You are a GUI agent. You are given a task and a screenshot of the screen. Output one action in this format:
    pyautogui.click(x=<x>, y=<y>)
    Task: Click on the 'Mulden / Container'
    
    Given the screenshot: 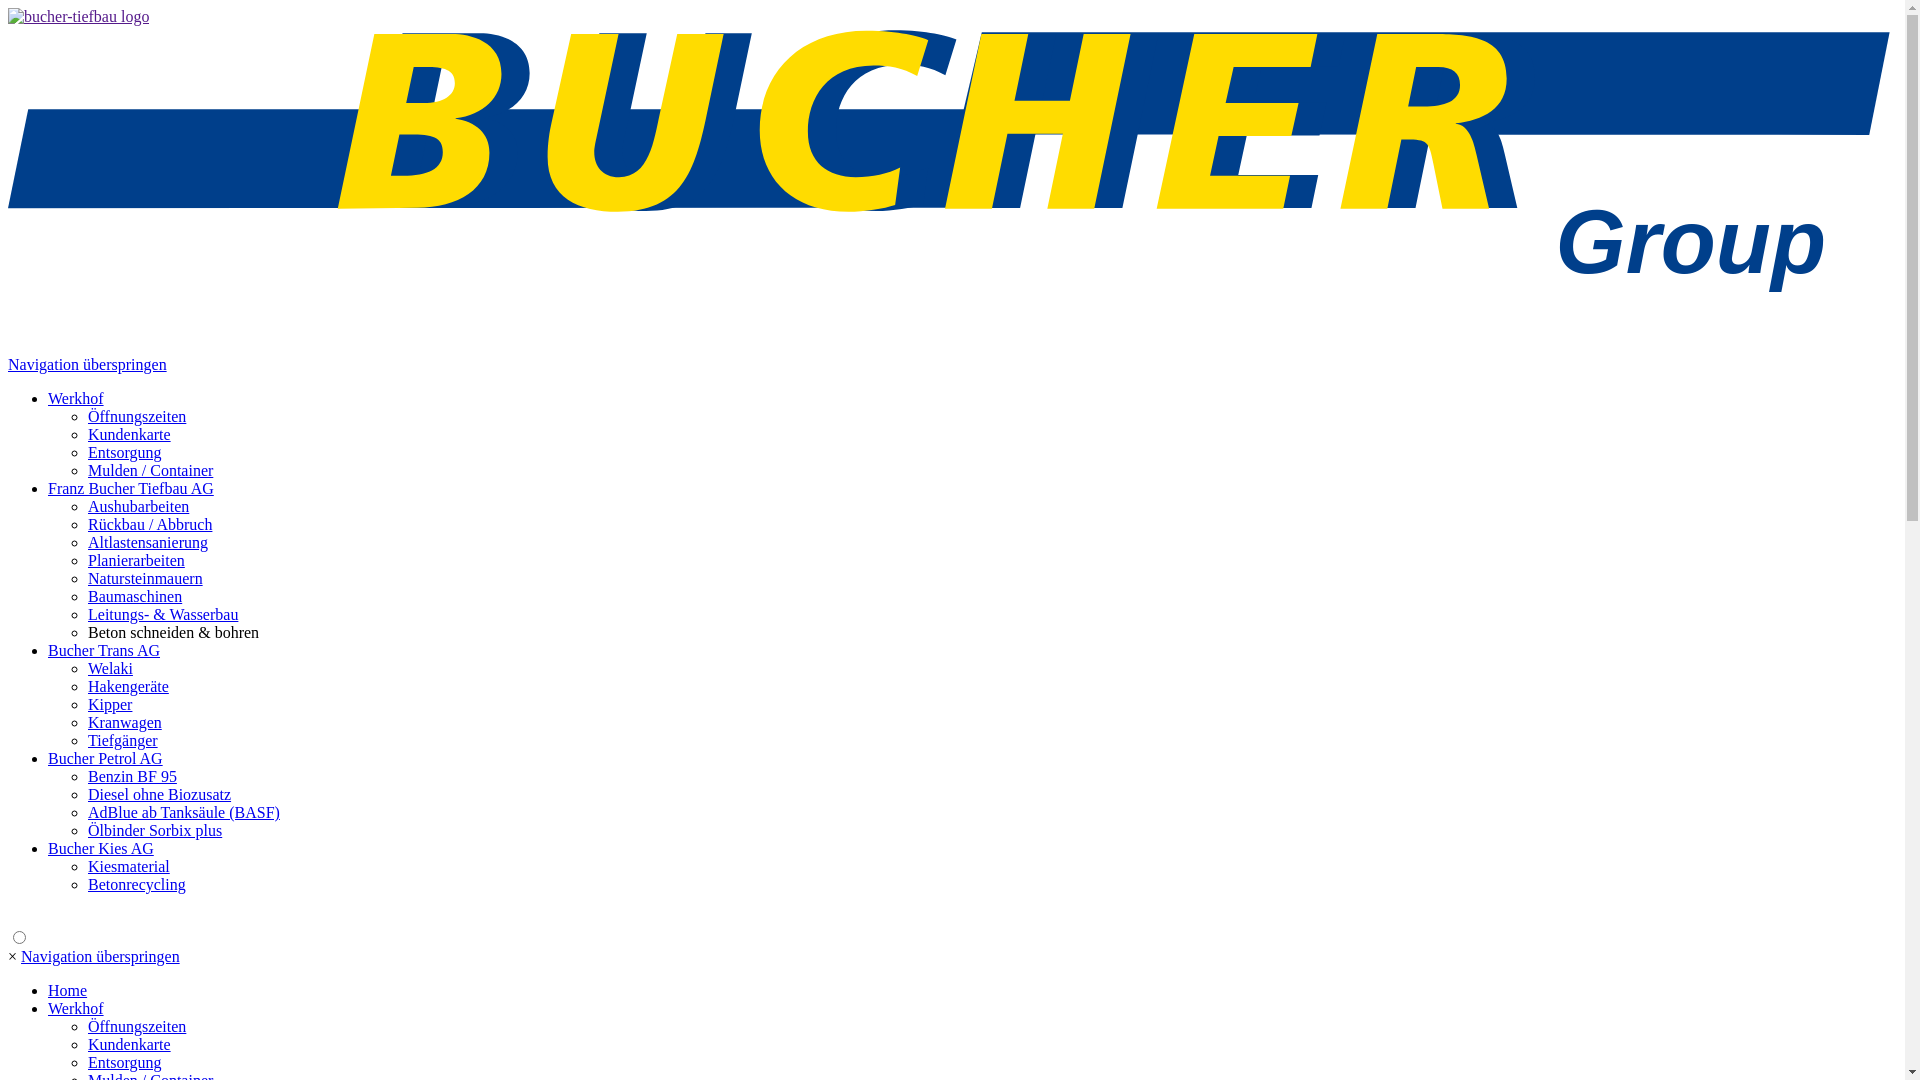 What is the action you would take?
    pyautogui.click(x=149, y=470)
    